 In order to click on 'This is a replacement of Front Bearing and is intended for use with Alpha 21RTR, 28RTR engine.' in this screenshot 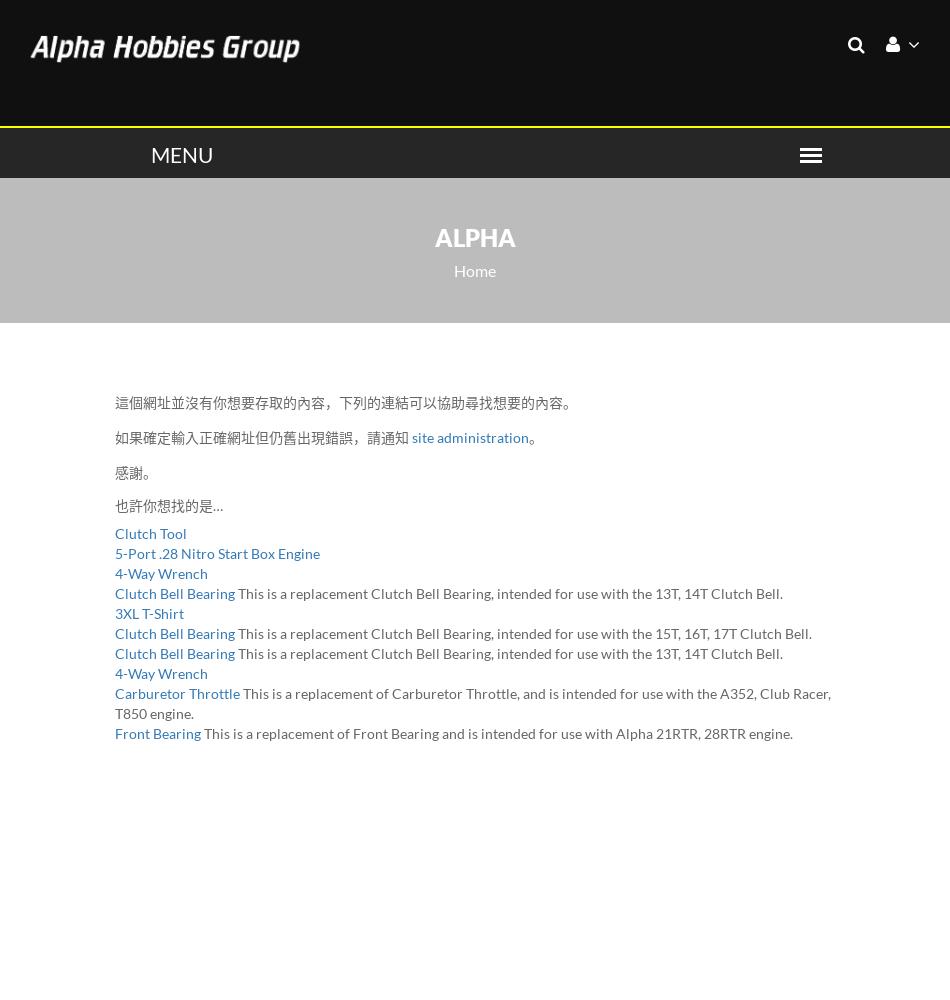, I will do `click(498, 731)`.